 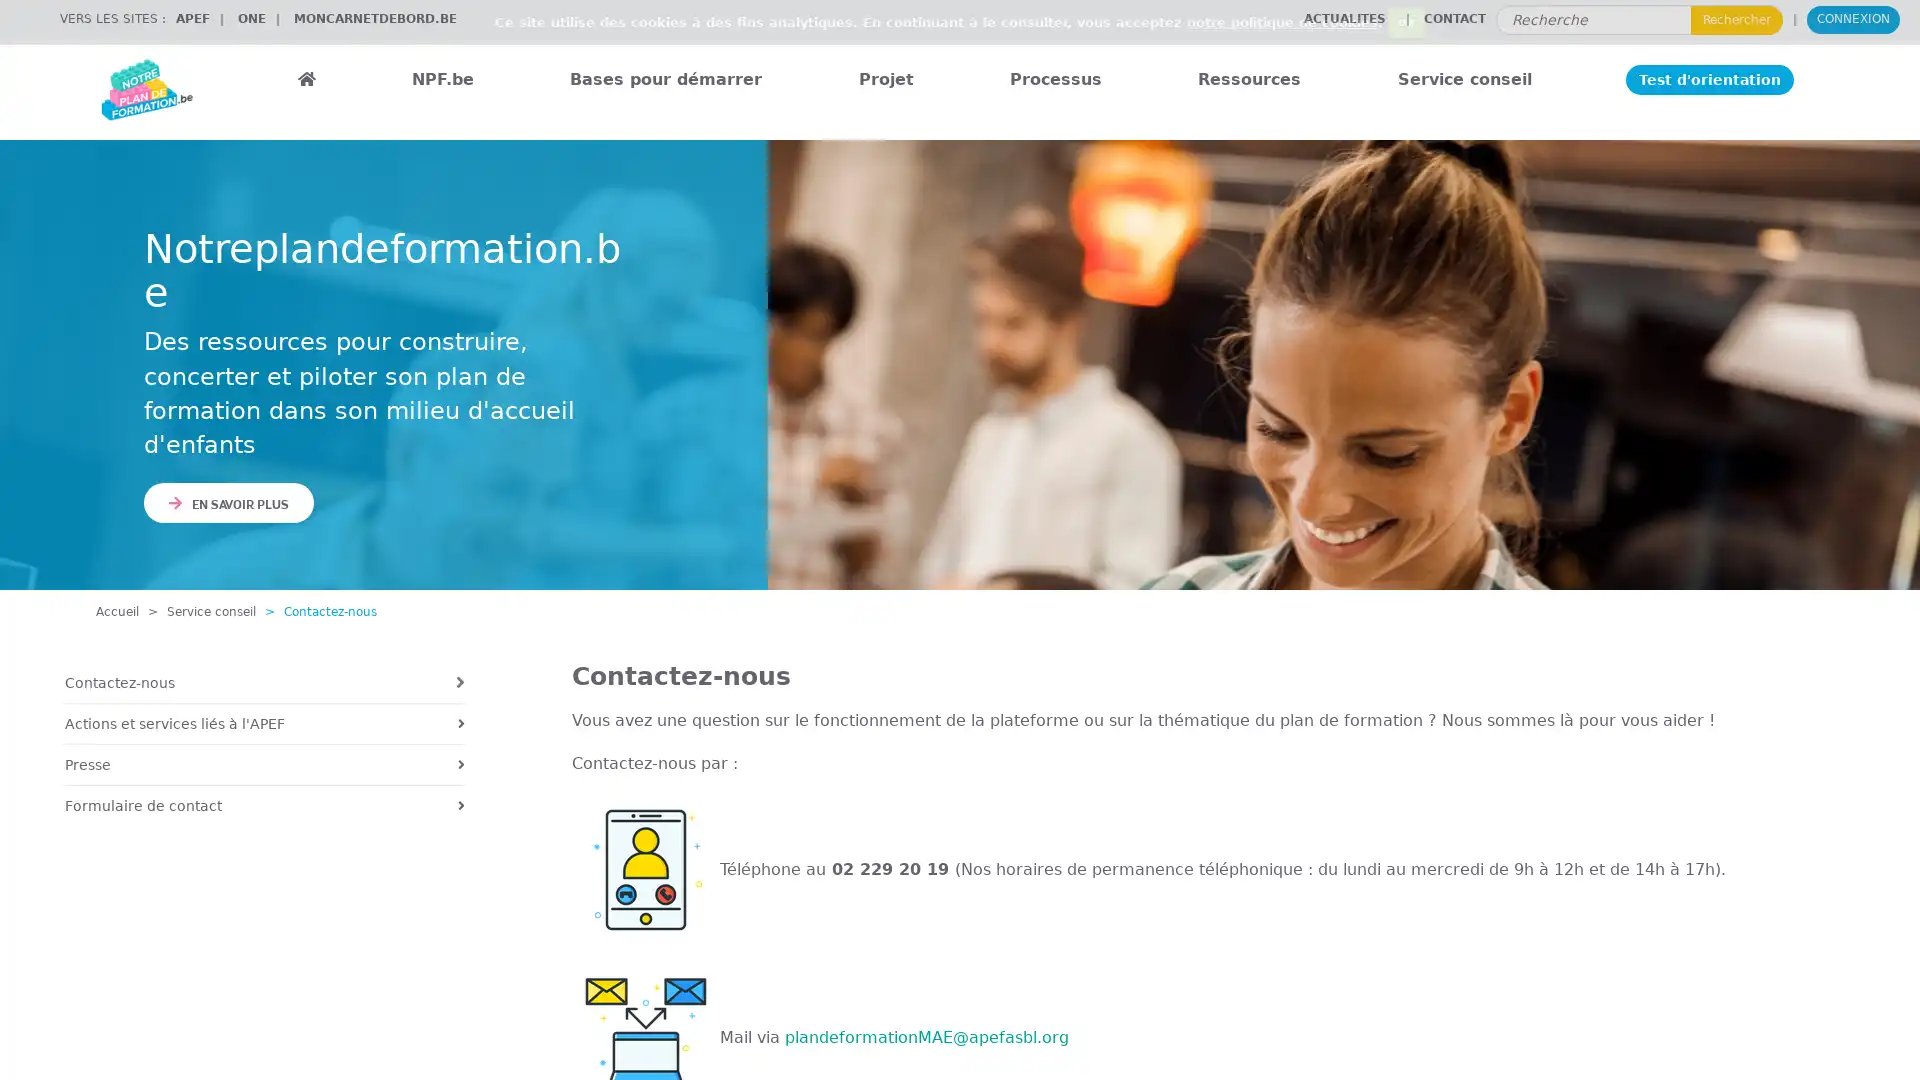 What do you see at coordinates (1736, 19) in the screenshot?
I see `Rechercher` at bounding box center [1736, 19].